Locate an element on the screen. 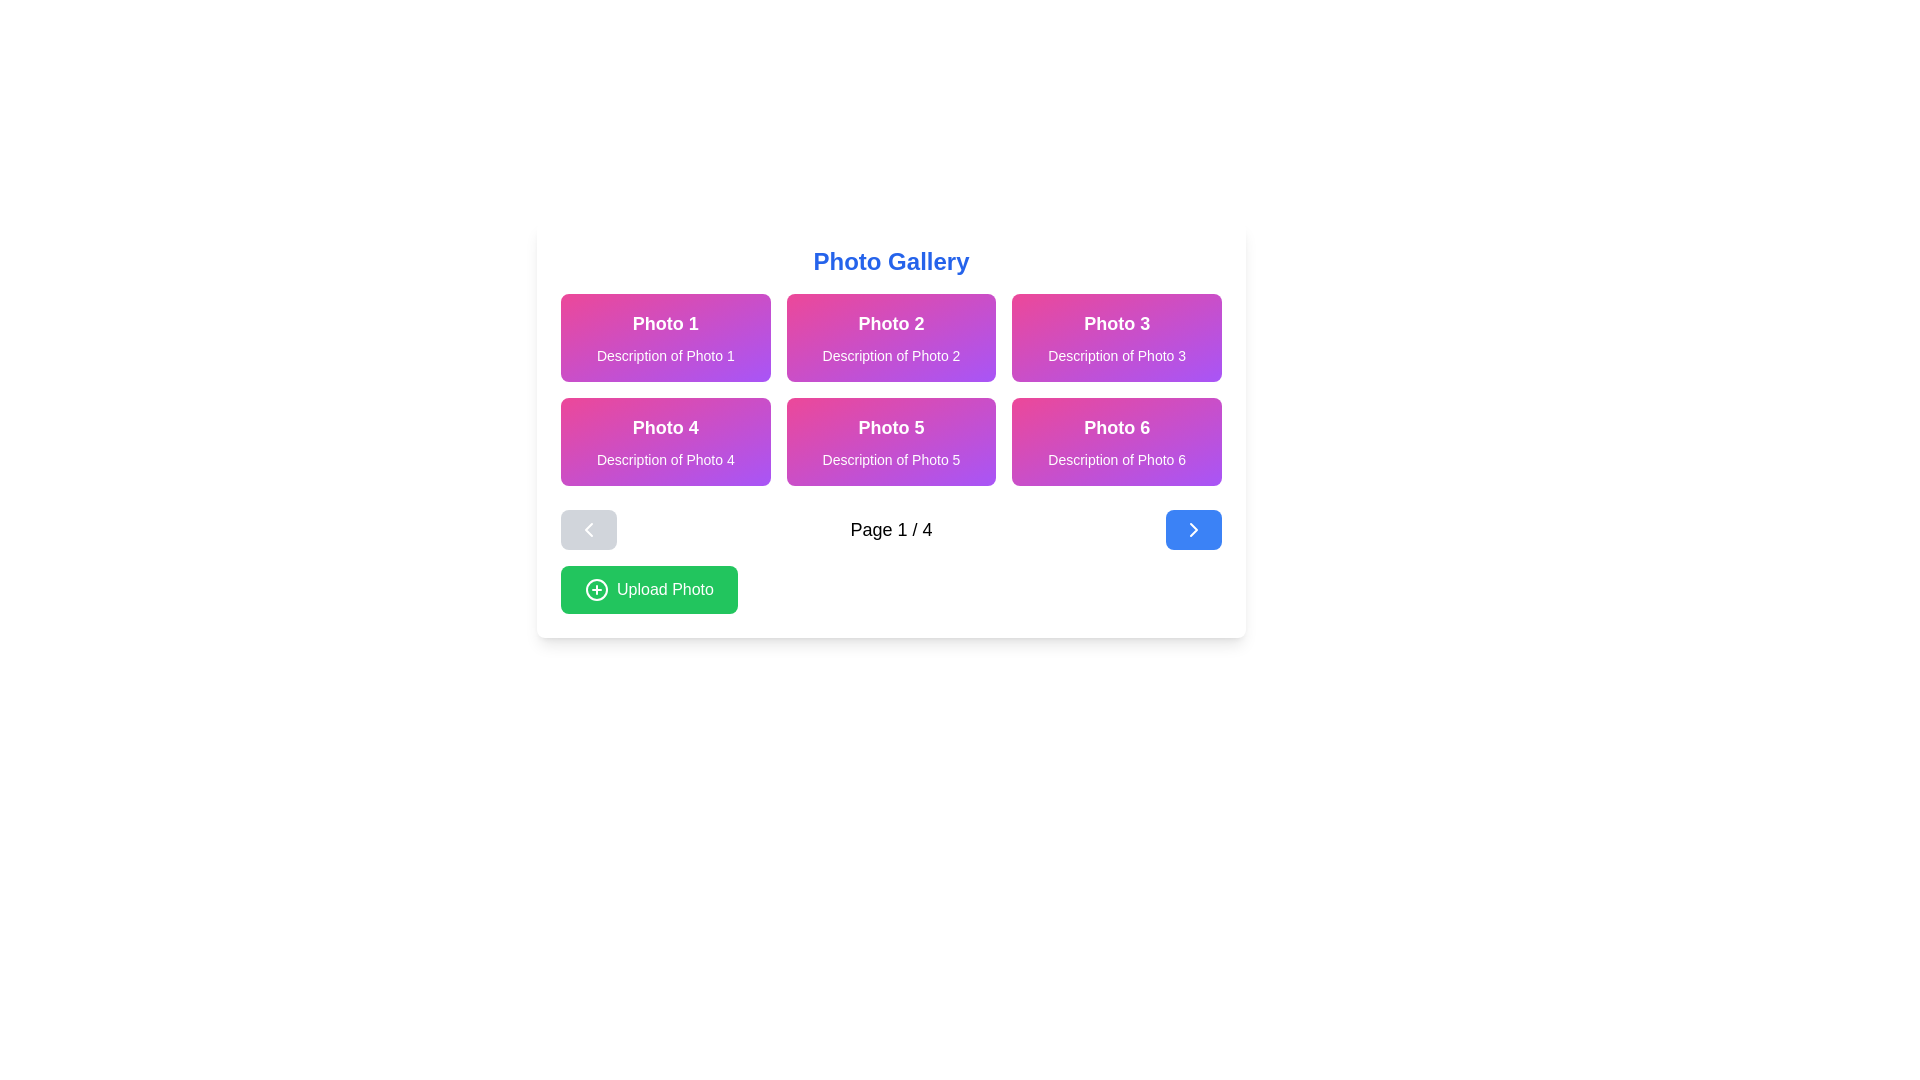 Image resolution: width=1920 pixels, height=1080 pixels. the stylized right arrow icon, which is located inside a blue rounded rectangular button in the lower right corner of the interface is located at coordinates (1194, 528).